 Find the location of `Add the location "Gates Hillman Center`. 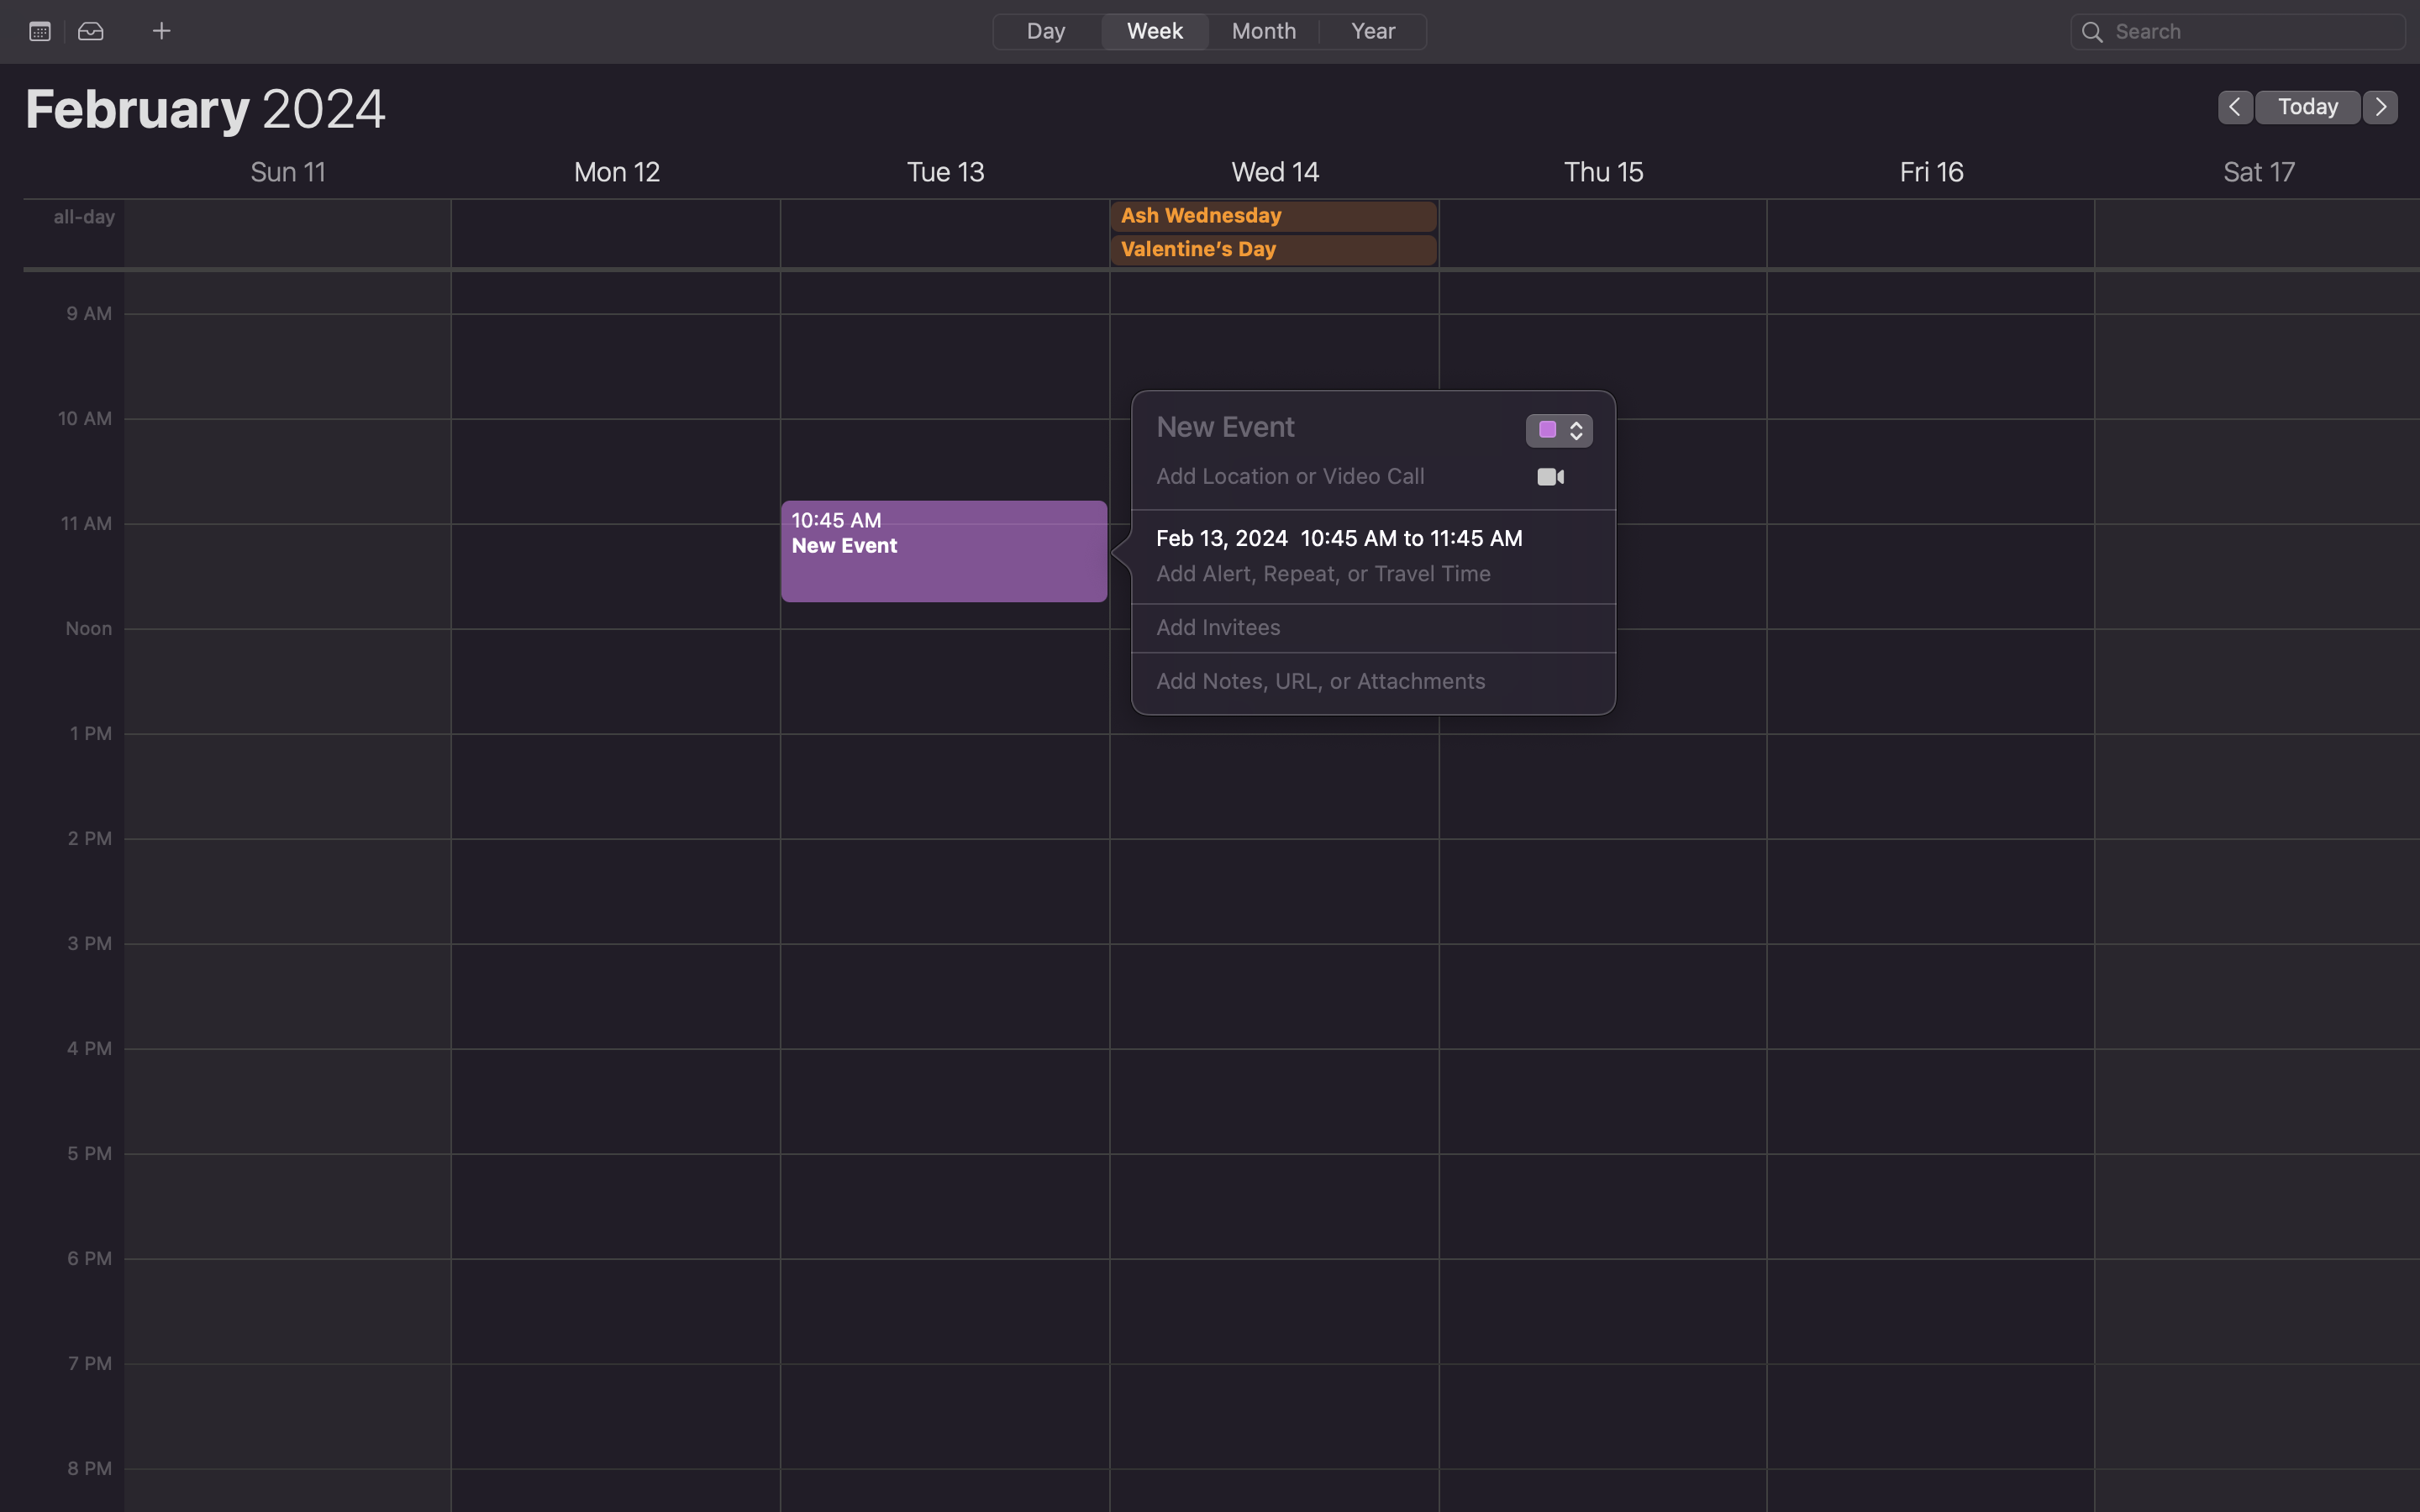

Add the location "Gates Hillman Center is located at coordinates (1326, 483).